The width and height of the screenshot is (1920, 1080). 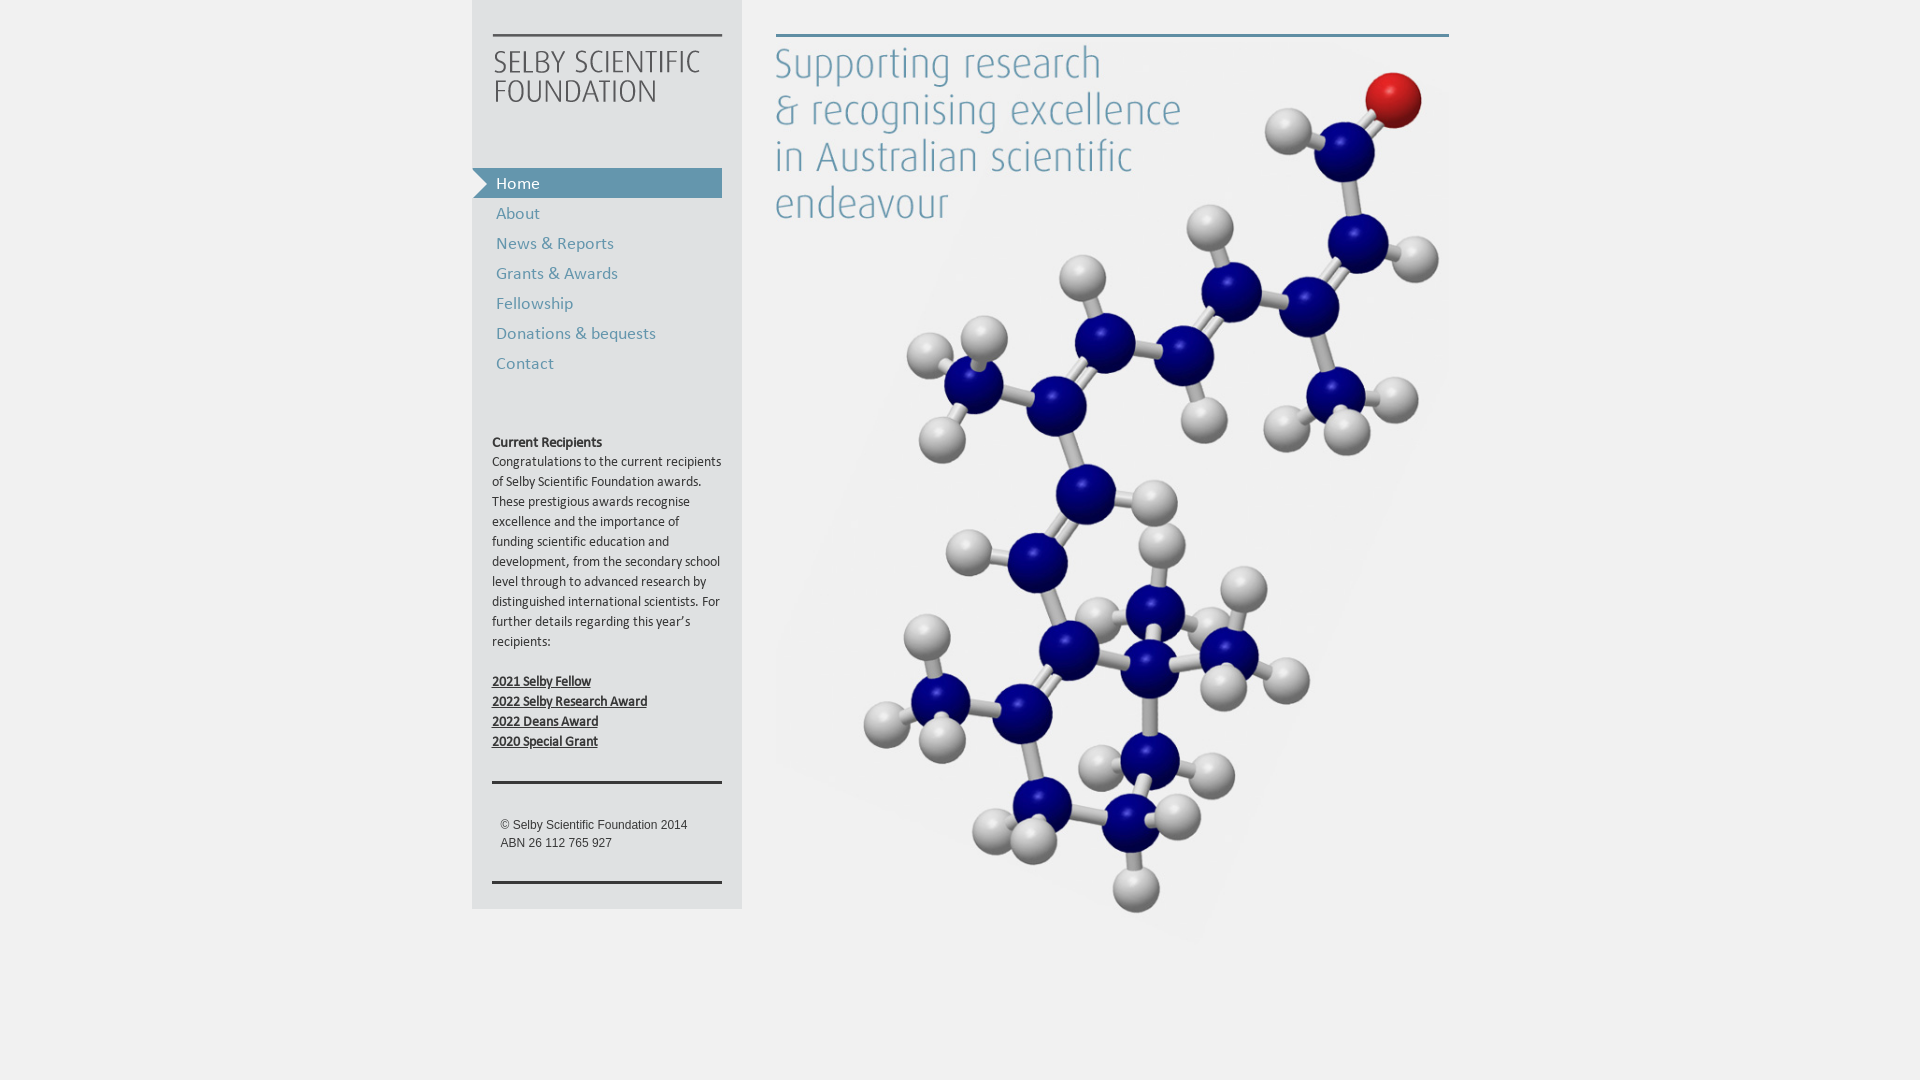 I want to click on '2022 Deans Award', so click(x=605, y=721).